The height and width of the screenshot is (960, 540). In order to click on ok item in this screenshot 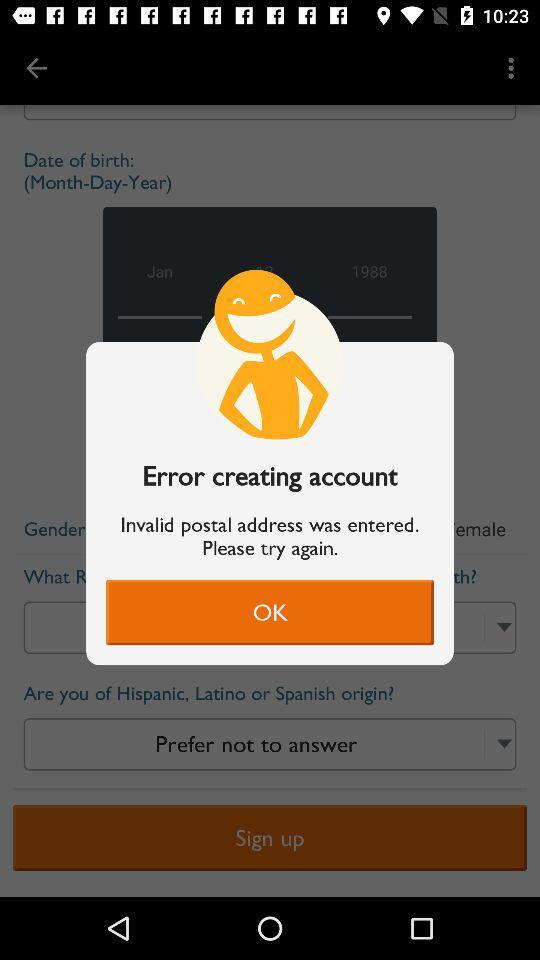, I will do `click(270, 611)`.